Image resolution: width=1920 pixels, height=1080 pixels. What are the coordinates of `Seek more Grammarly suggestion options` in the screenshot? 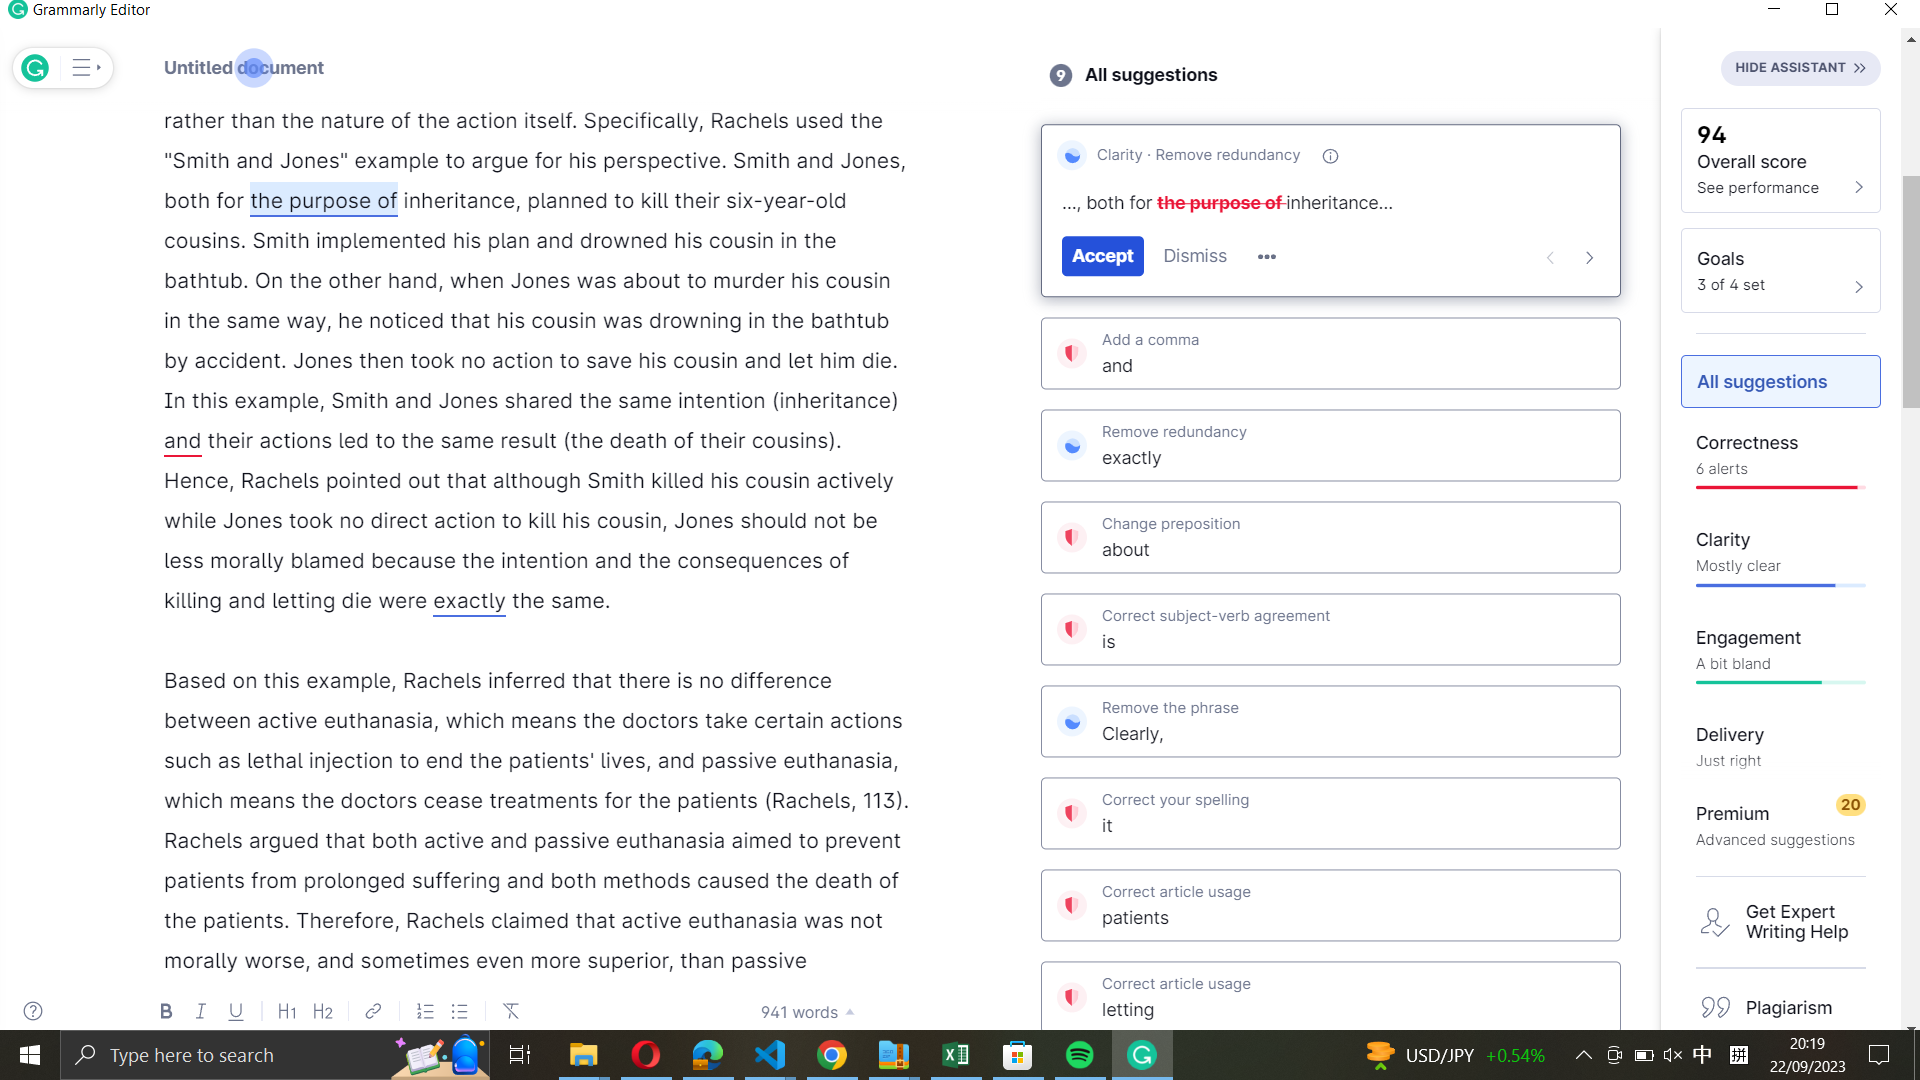 It's located at (1266, 257).